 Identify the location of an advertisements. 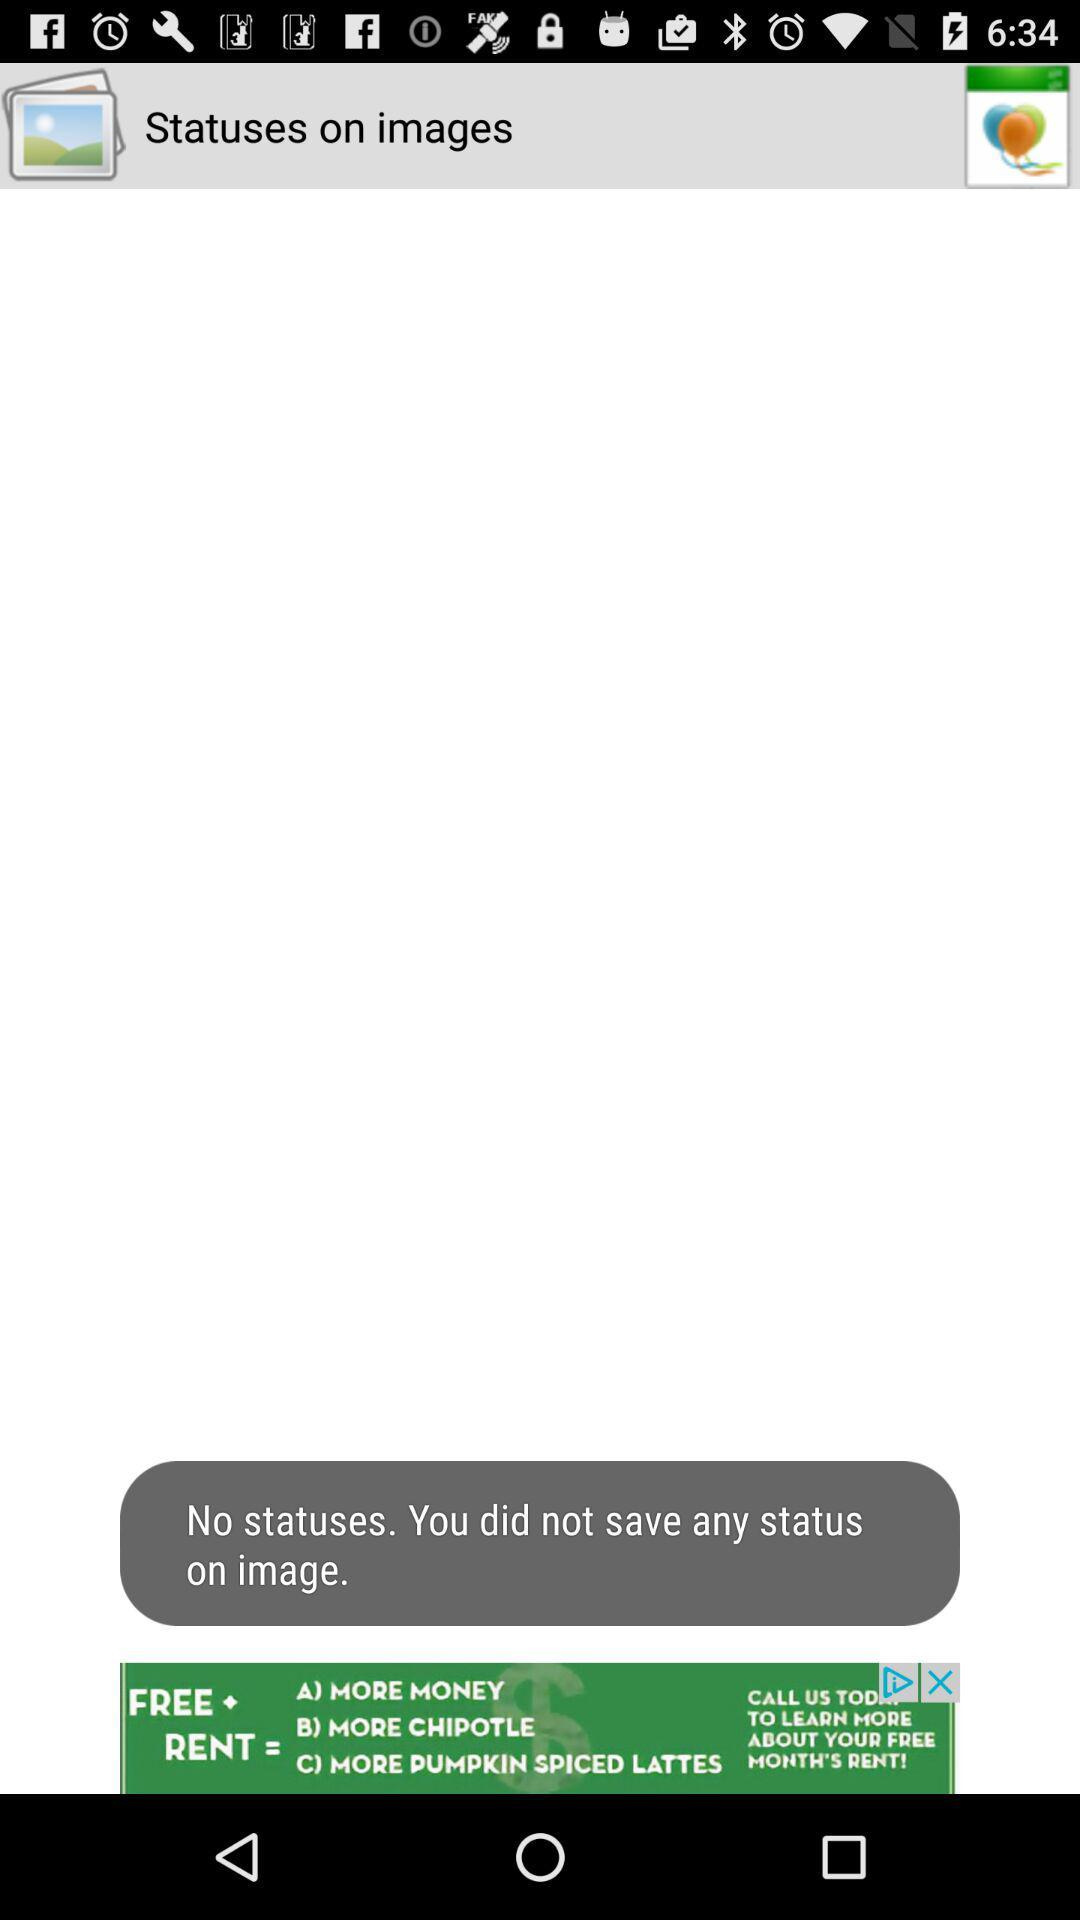
(540, 1727).